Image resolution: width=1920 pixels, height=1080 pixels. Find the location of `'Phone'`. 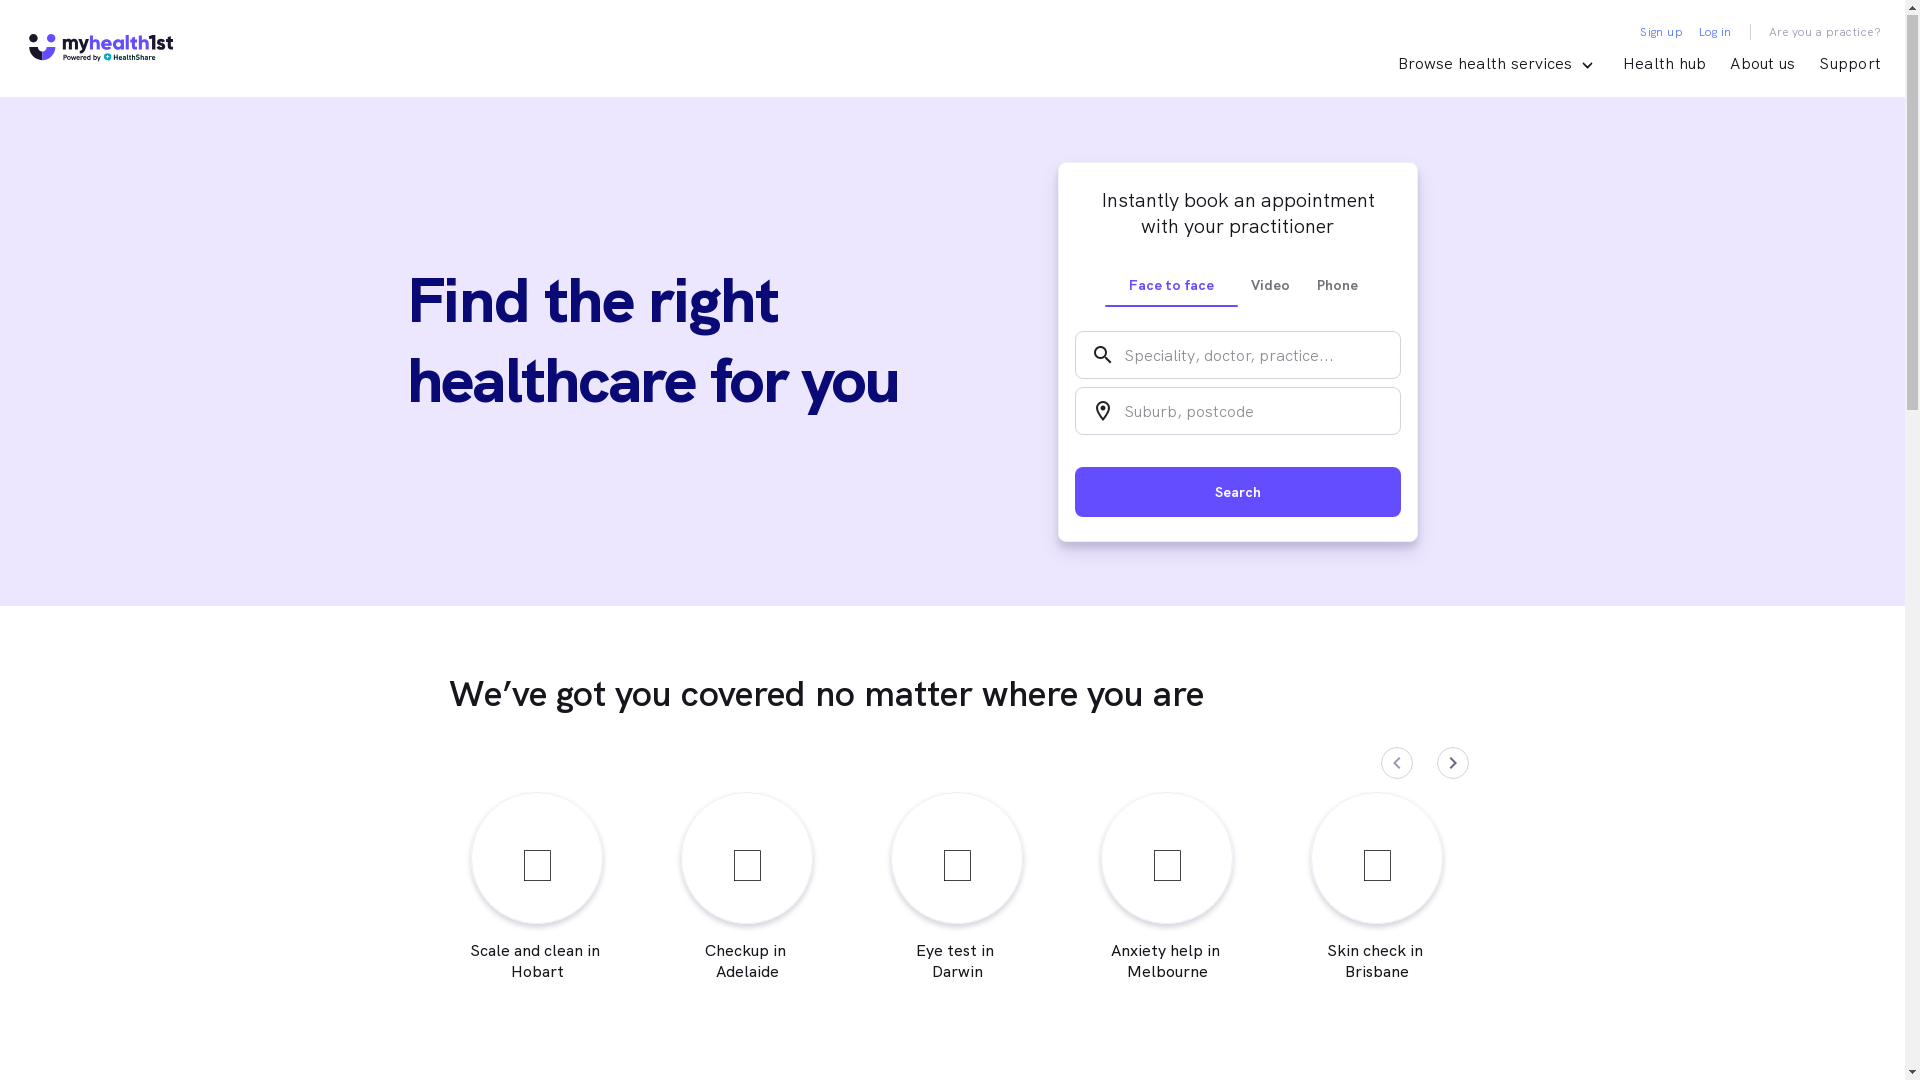

'Phone' is located at coordinates (1304, 285).